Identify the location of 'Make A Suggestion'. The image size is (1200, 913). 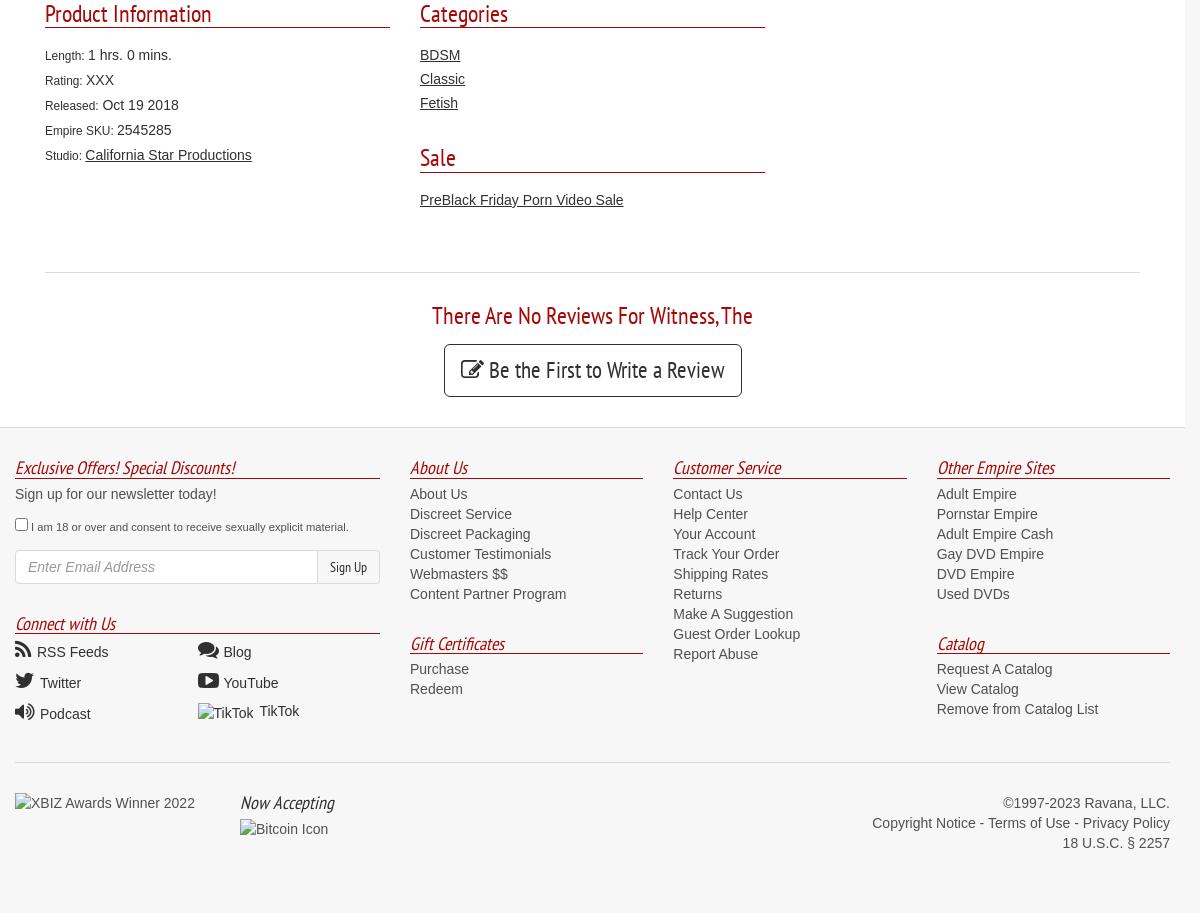
(732, 612).